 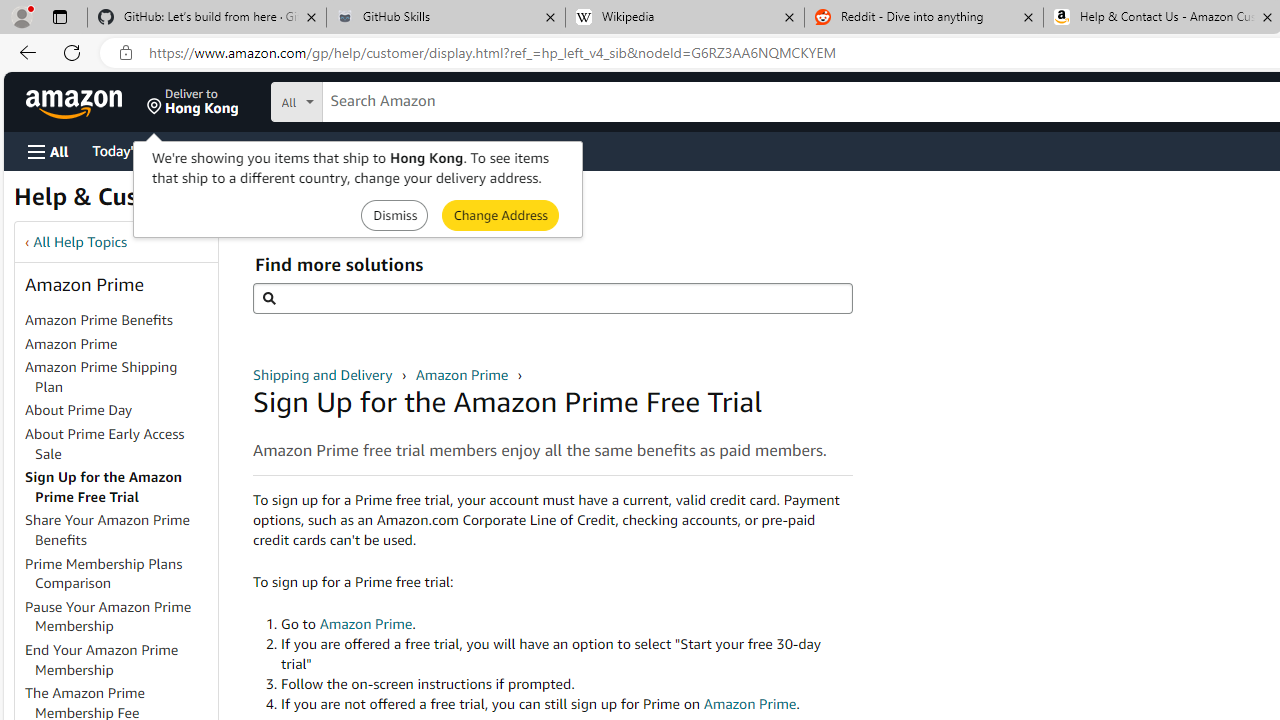 What do you see at coordinates (98, 319) in the screenshot?
I see `'Amazon Prime Benefits'` at bounding box center [98, 319].